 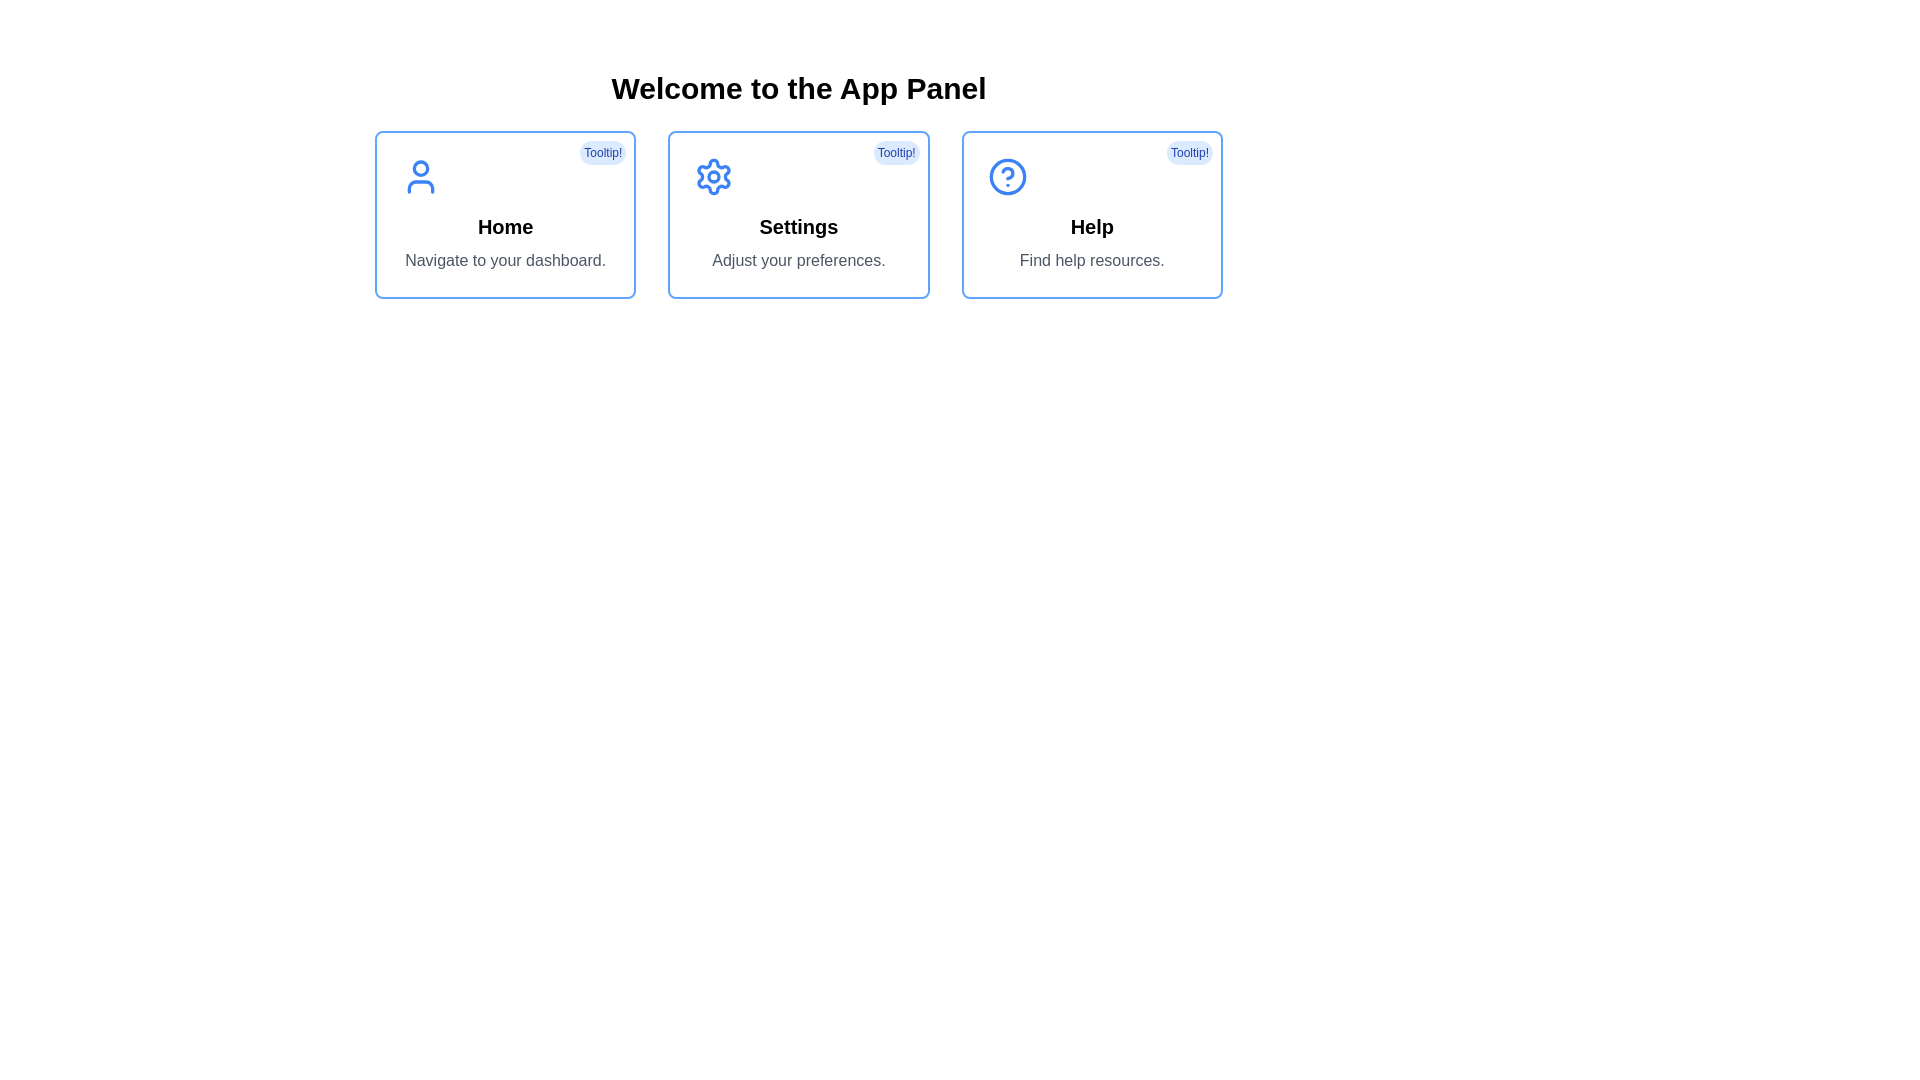 I want to click on the settings icon located centrally within the 'Settings' card, which serves, so click(x=714, y=176).